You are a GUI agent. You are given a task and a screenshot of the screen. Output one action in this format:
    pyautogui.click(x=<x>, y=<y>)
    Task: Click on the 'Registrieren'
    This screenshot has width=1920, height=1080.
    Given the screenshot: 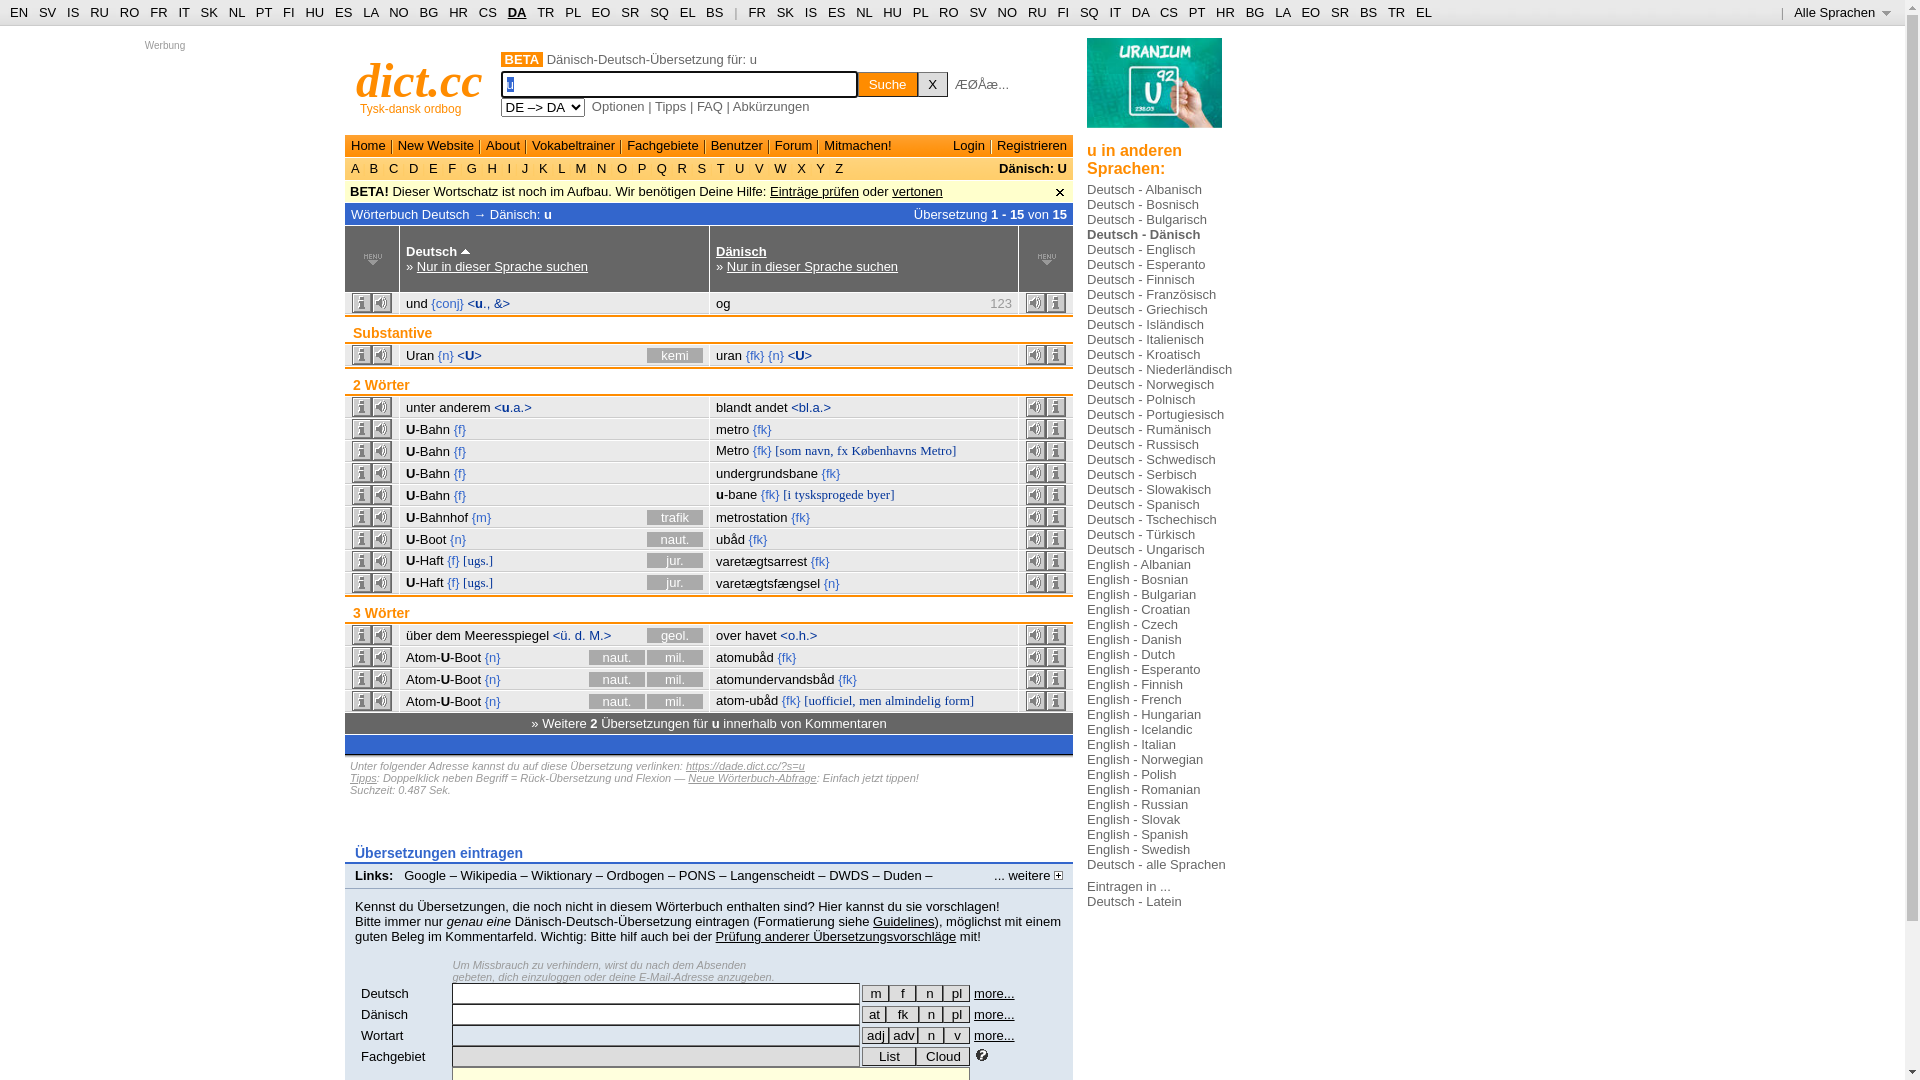 What is the action you would take?
    pyautogui.click(x=997, y=144)
    